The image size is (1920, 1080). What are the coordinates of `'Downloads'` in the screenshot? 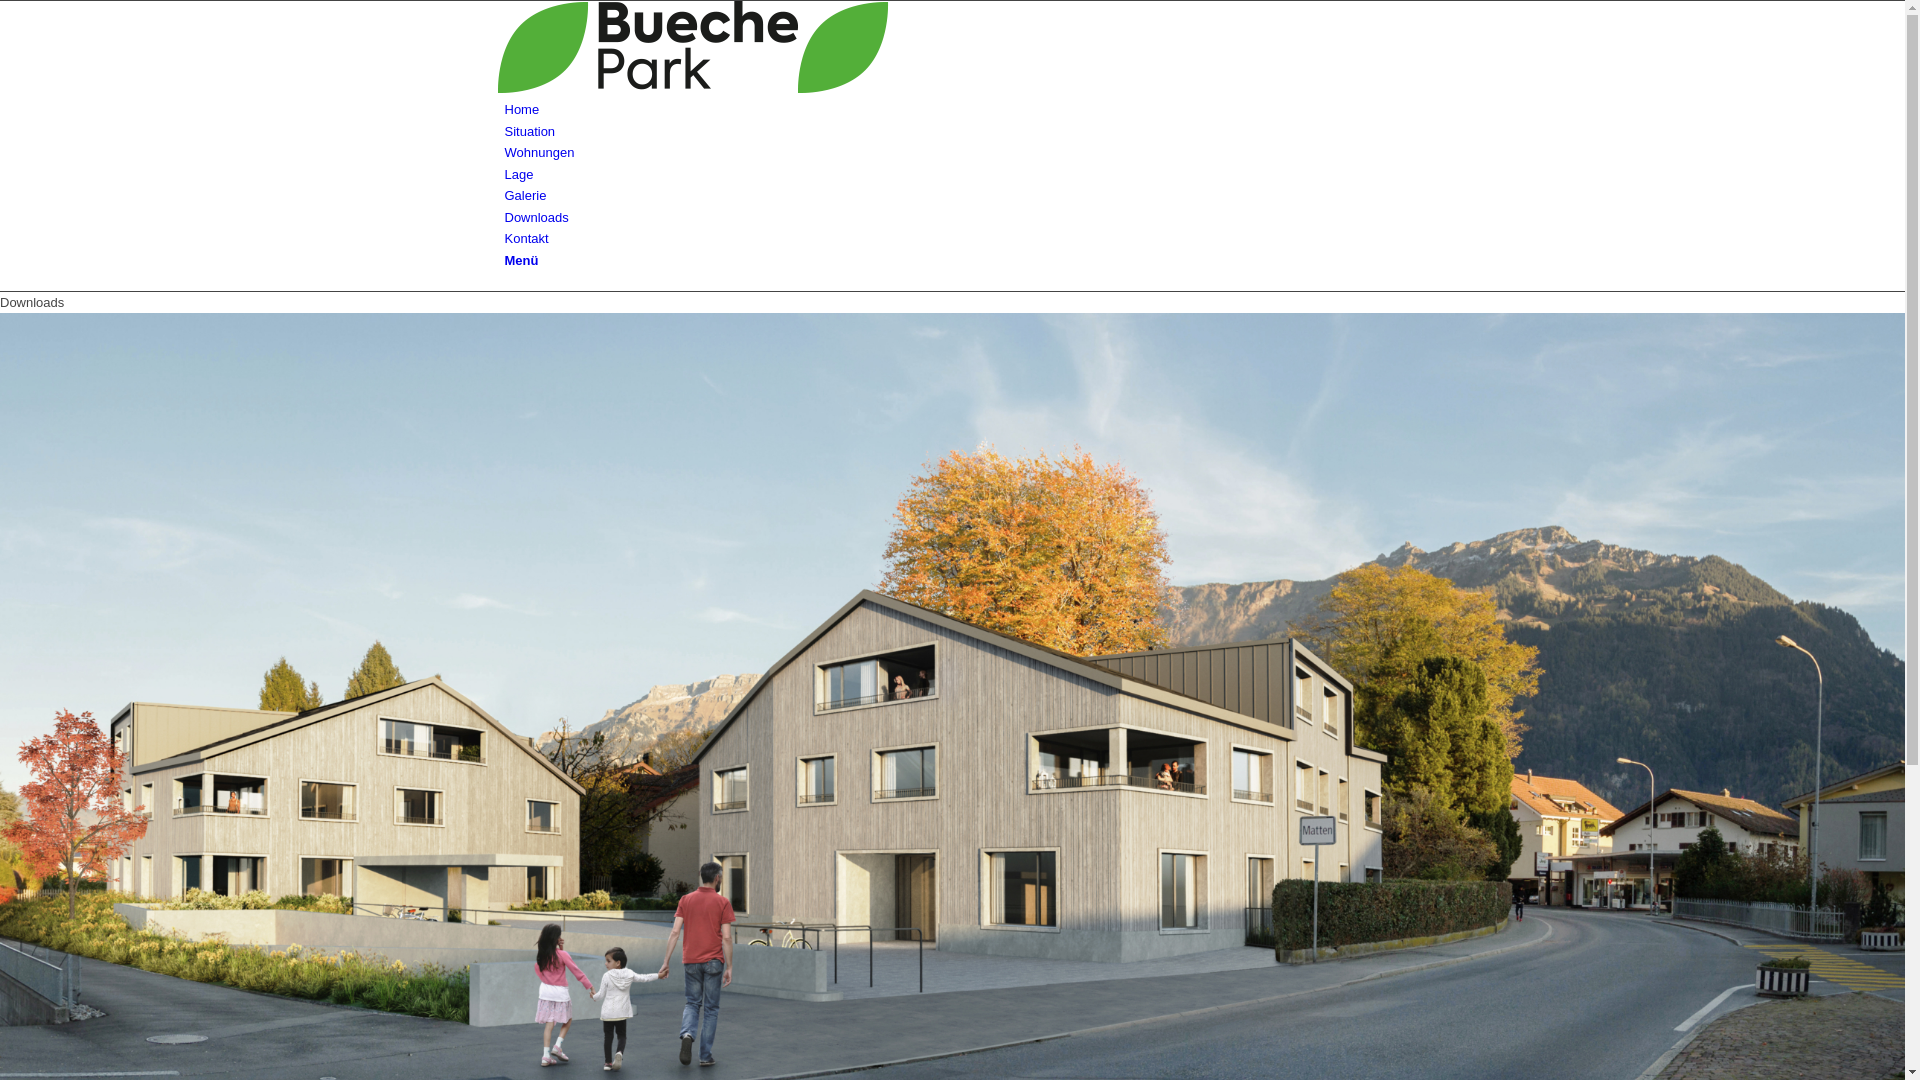 It's located at (504, 217).